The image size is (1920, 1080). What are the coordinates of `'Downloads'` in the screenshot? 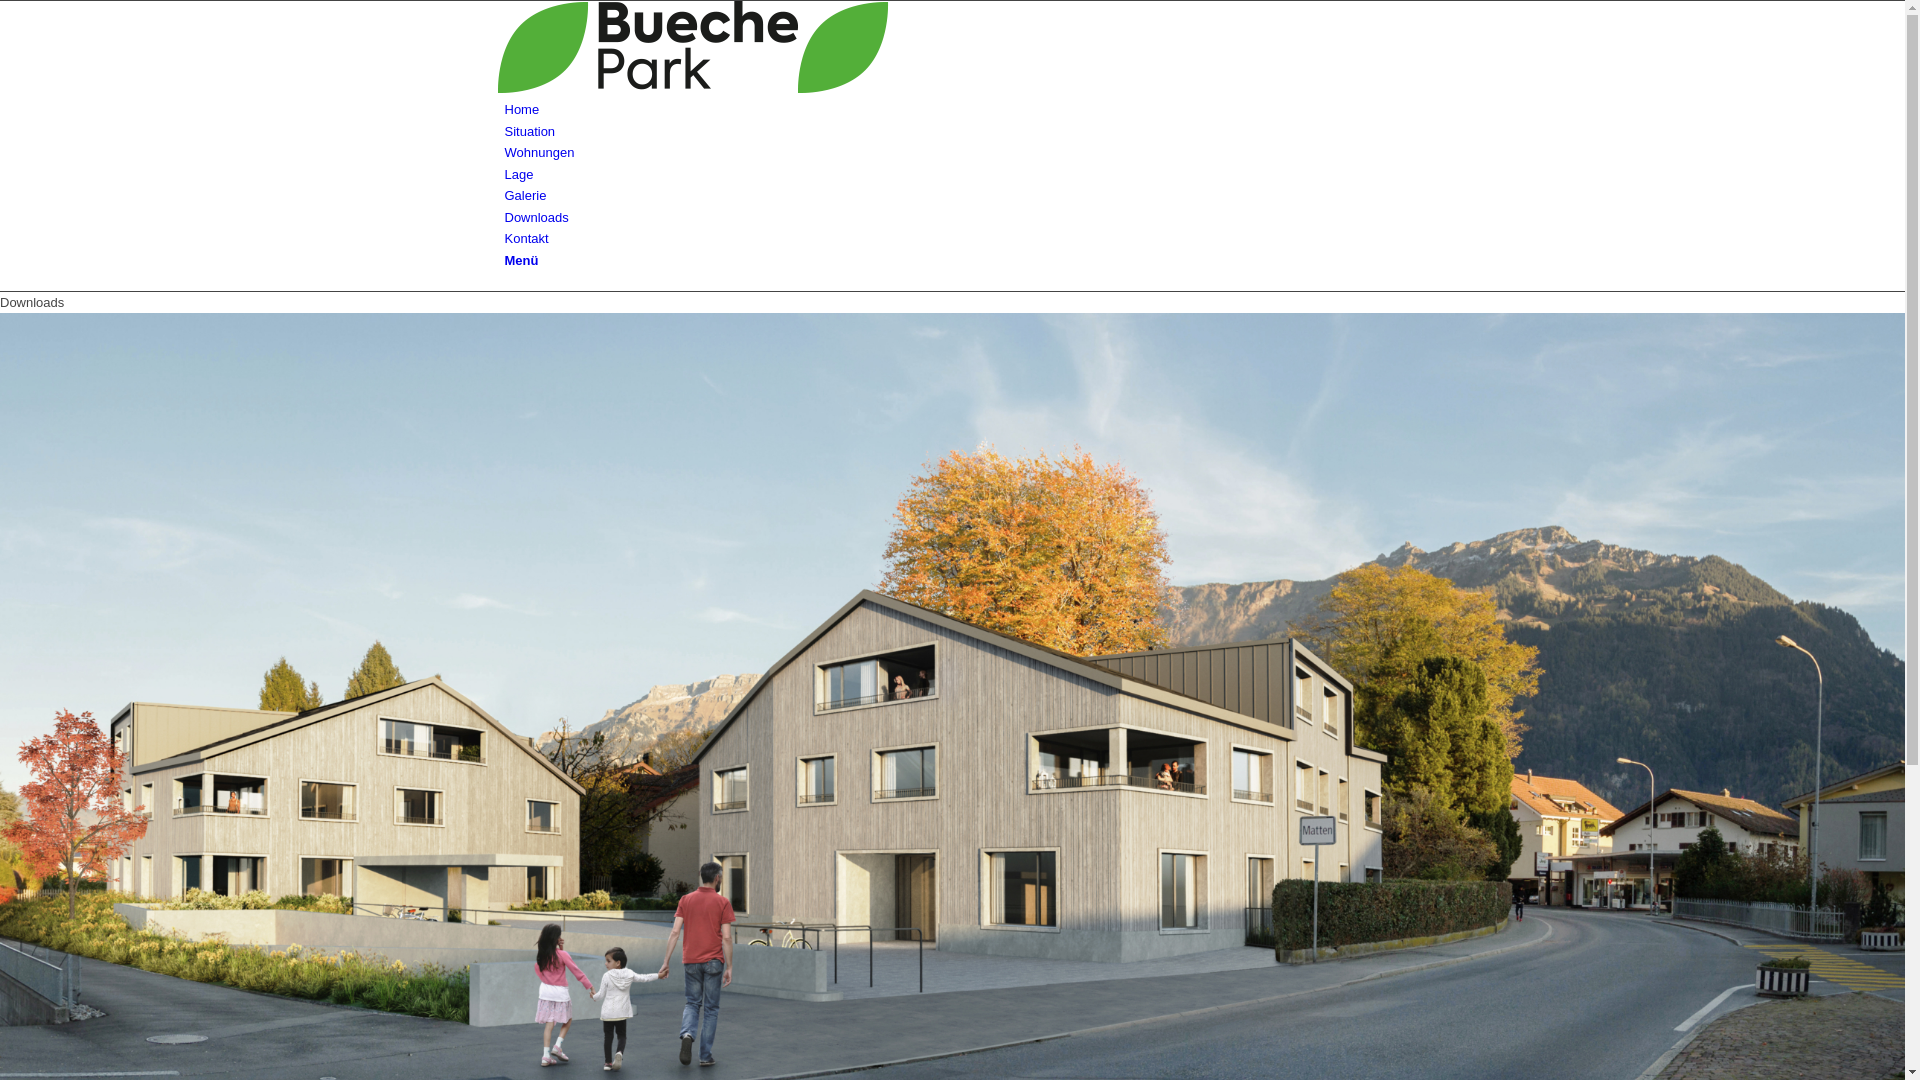 It's located at (504, 217).